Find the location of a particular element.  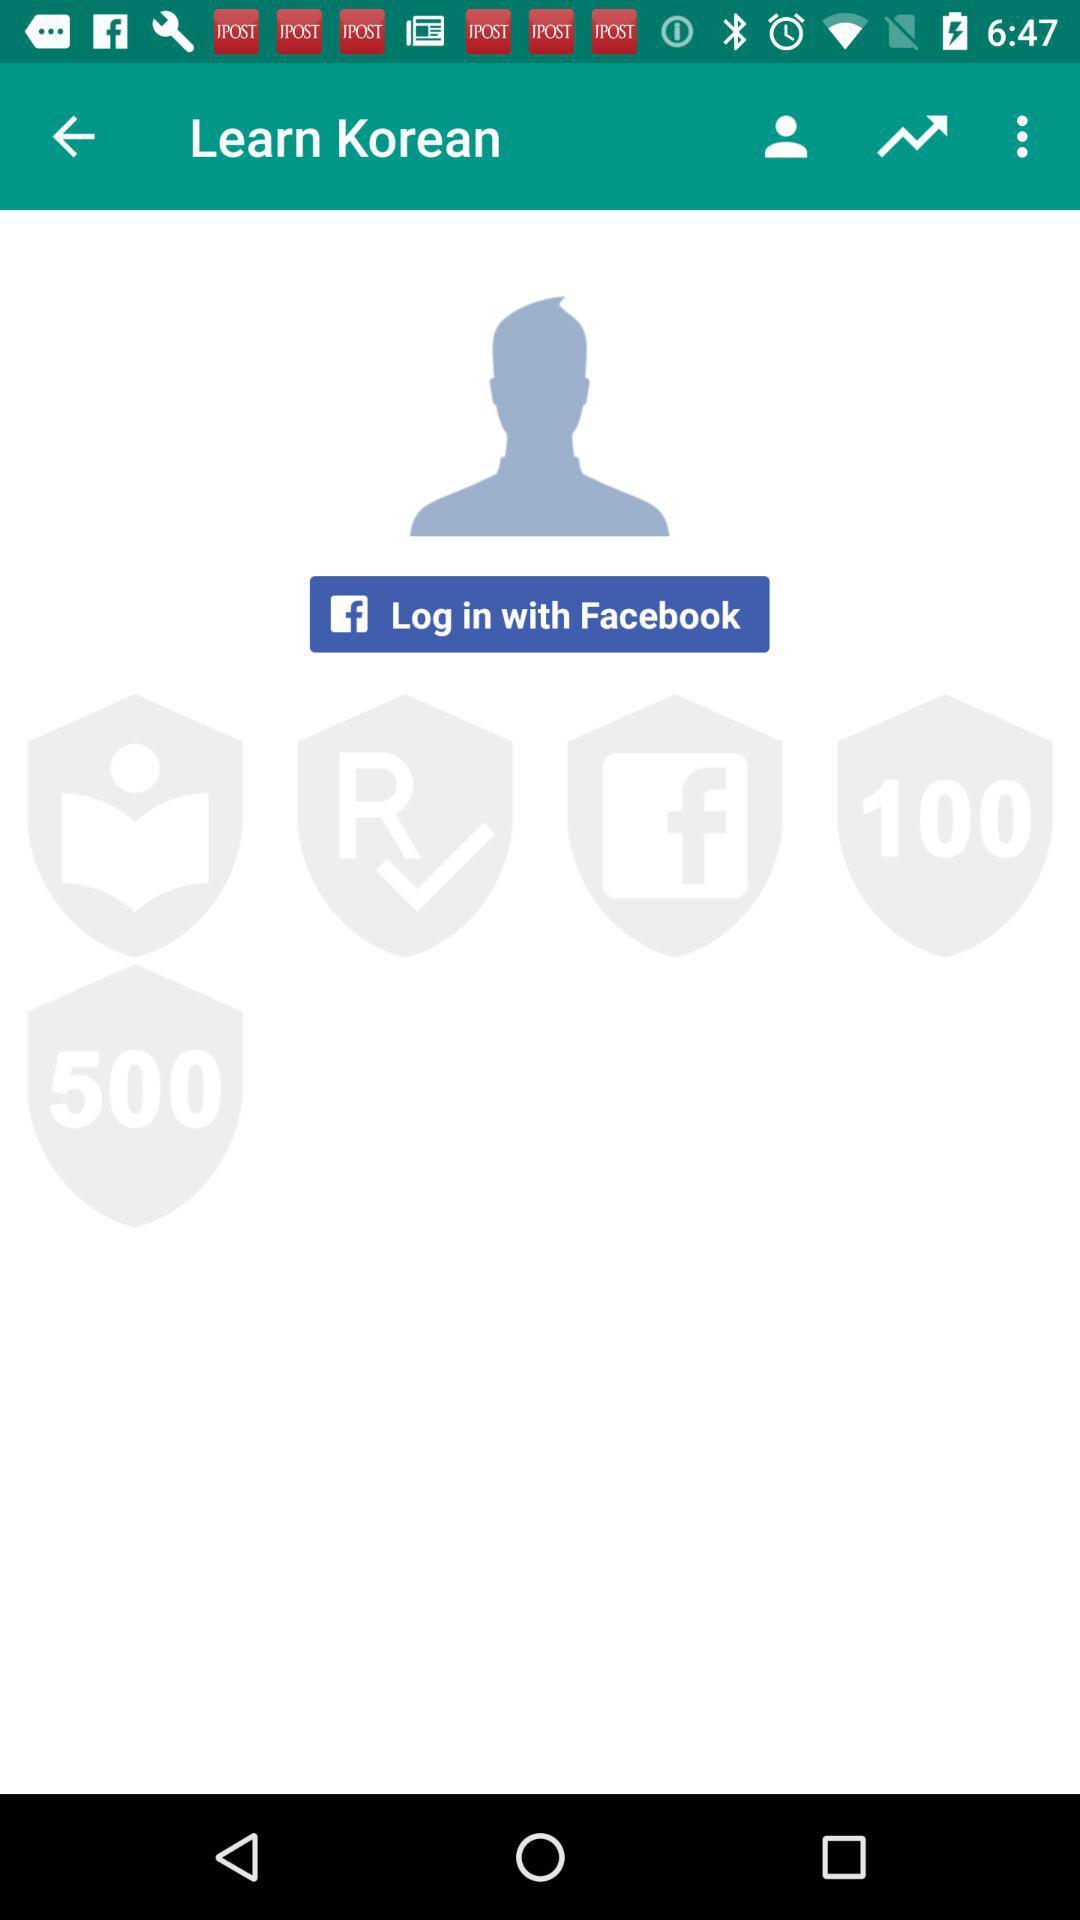

the item to the left of the learn korean icon is located at coordinates (72, 135).